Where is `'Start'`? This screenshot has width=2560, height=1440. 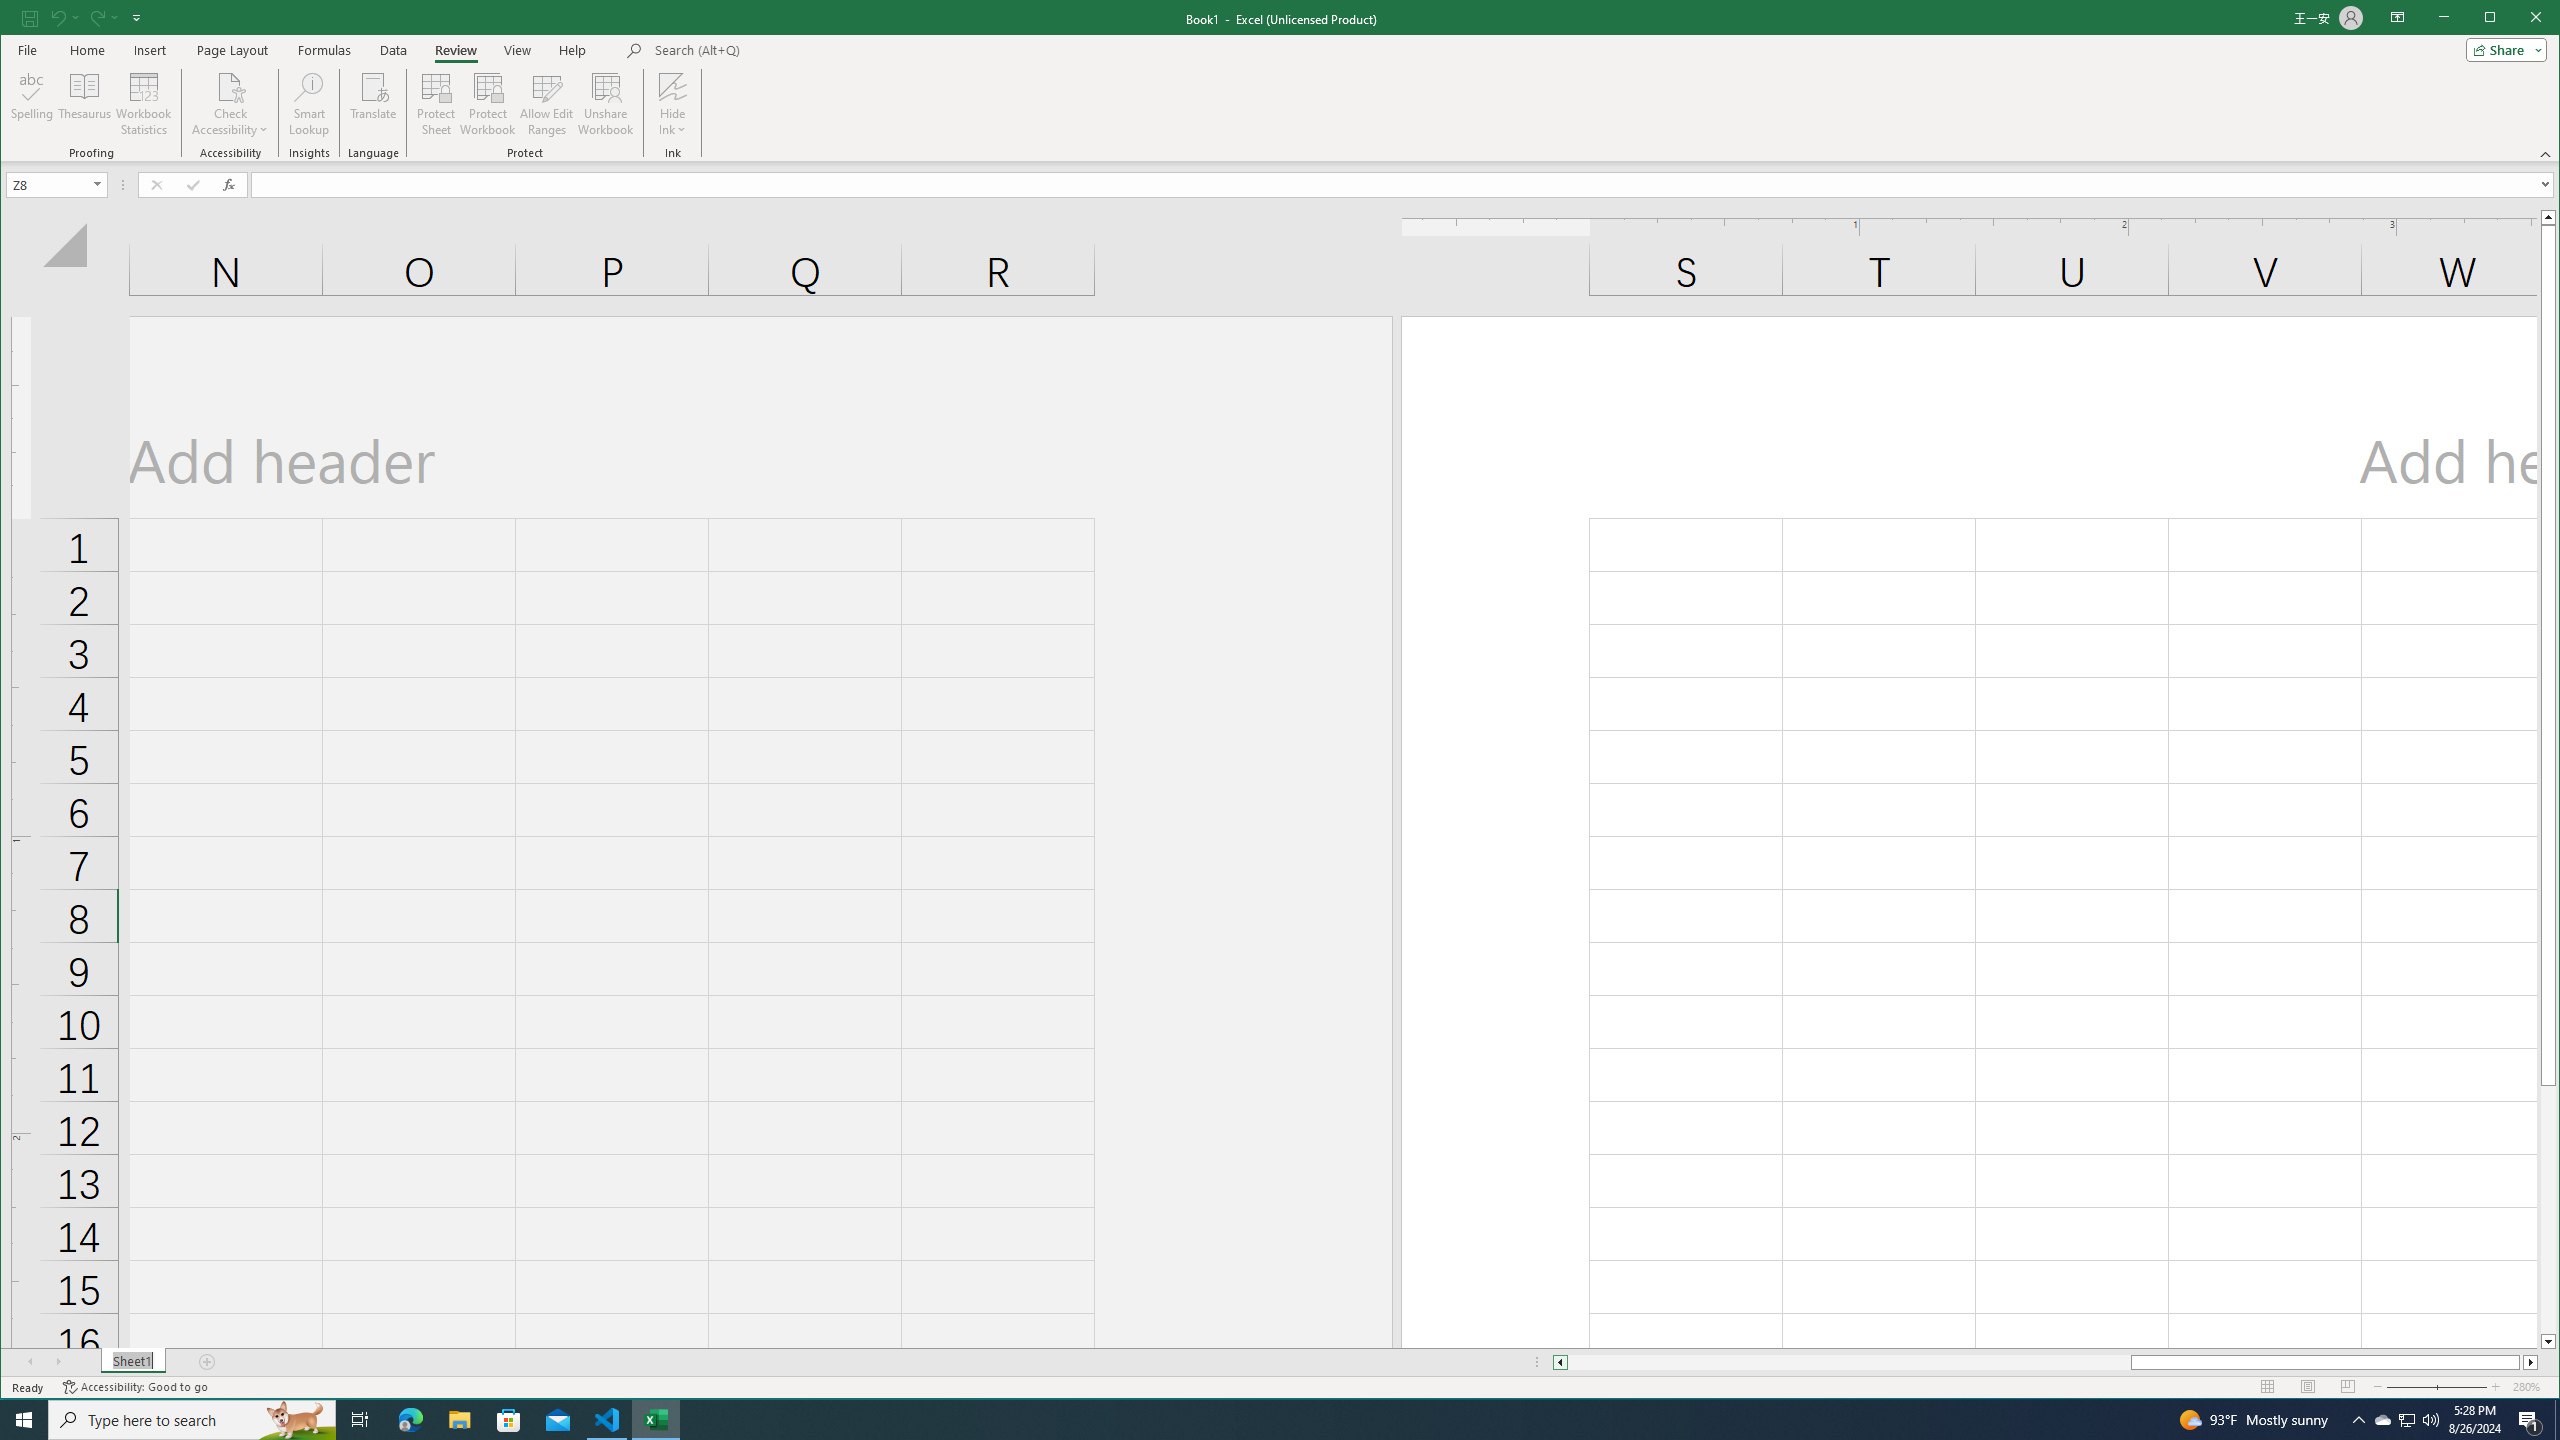
'Start' is located at coordinates (24, 1418).